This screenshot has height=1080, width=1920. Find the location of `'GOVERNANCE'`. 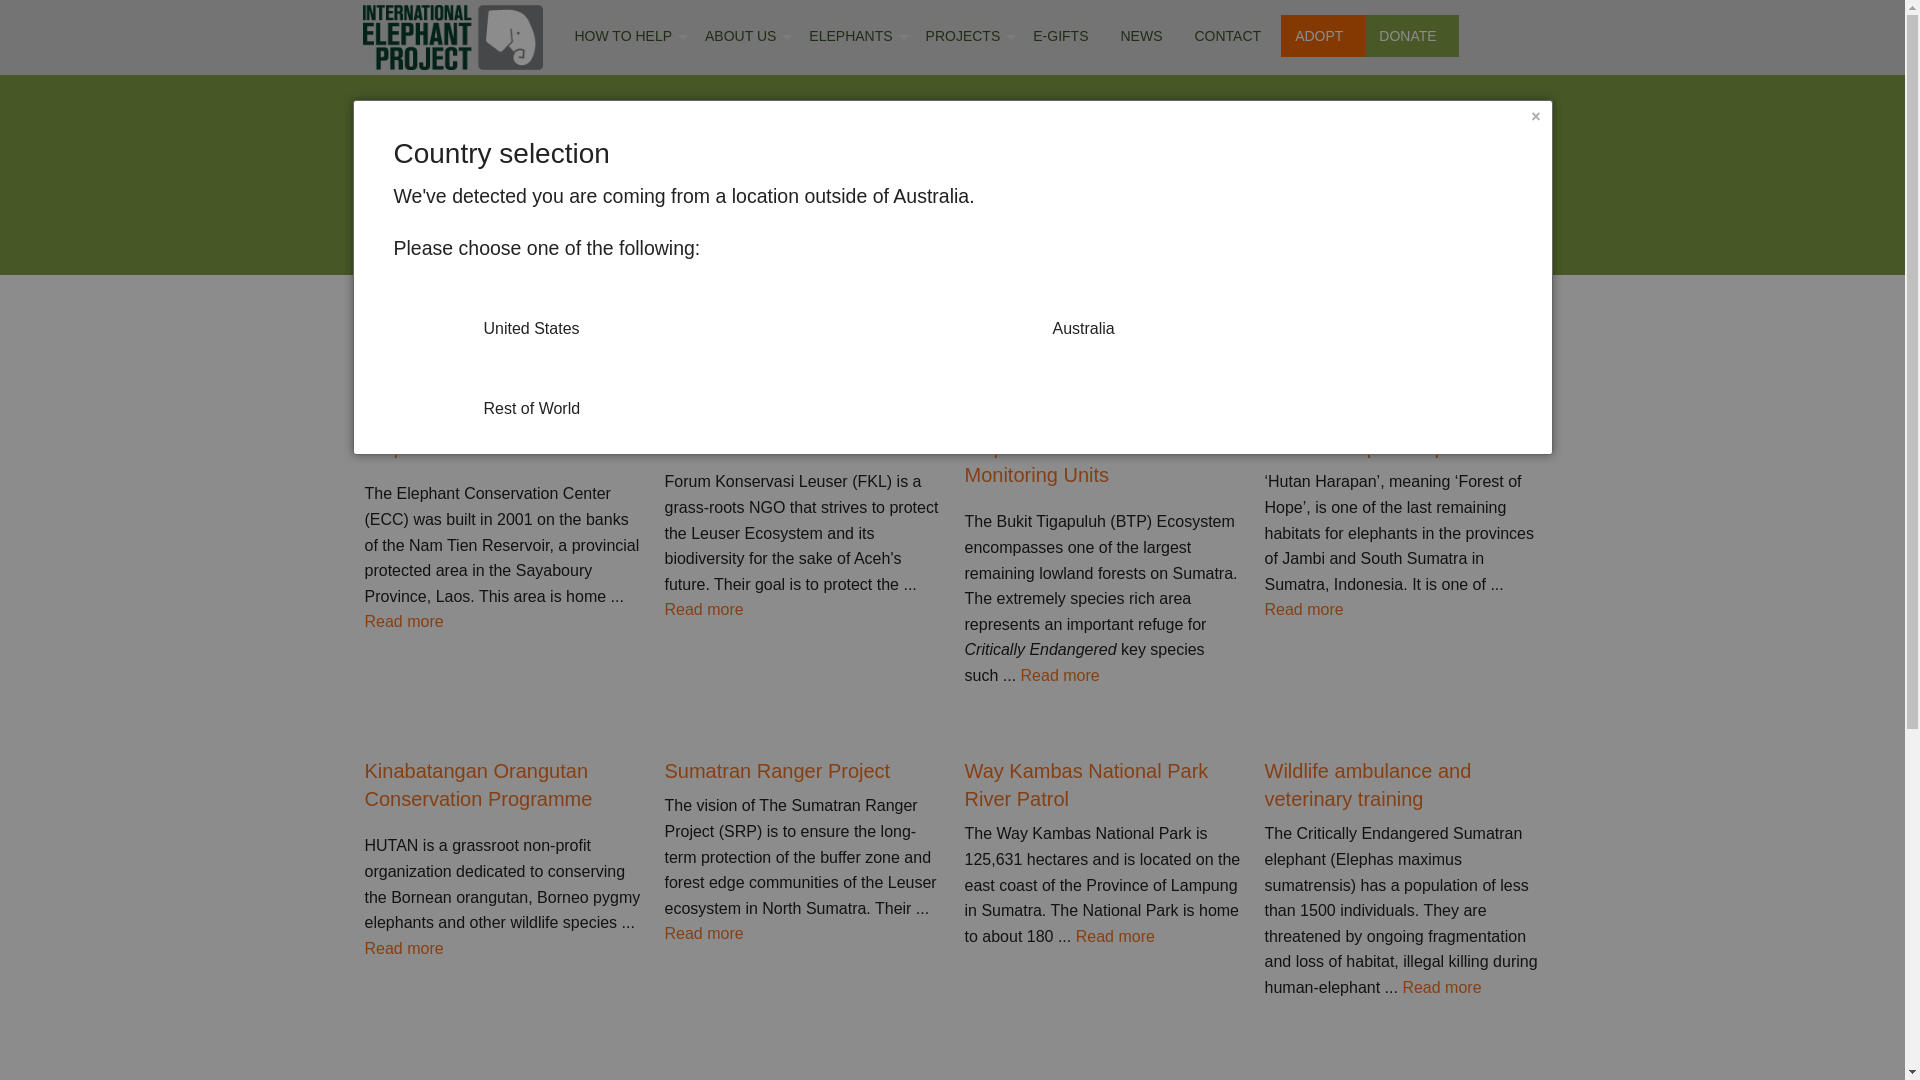

'GOVERNANCE' is located at coordinates (738, 96).